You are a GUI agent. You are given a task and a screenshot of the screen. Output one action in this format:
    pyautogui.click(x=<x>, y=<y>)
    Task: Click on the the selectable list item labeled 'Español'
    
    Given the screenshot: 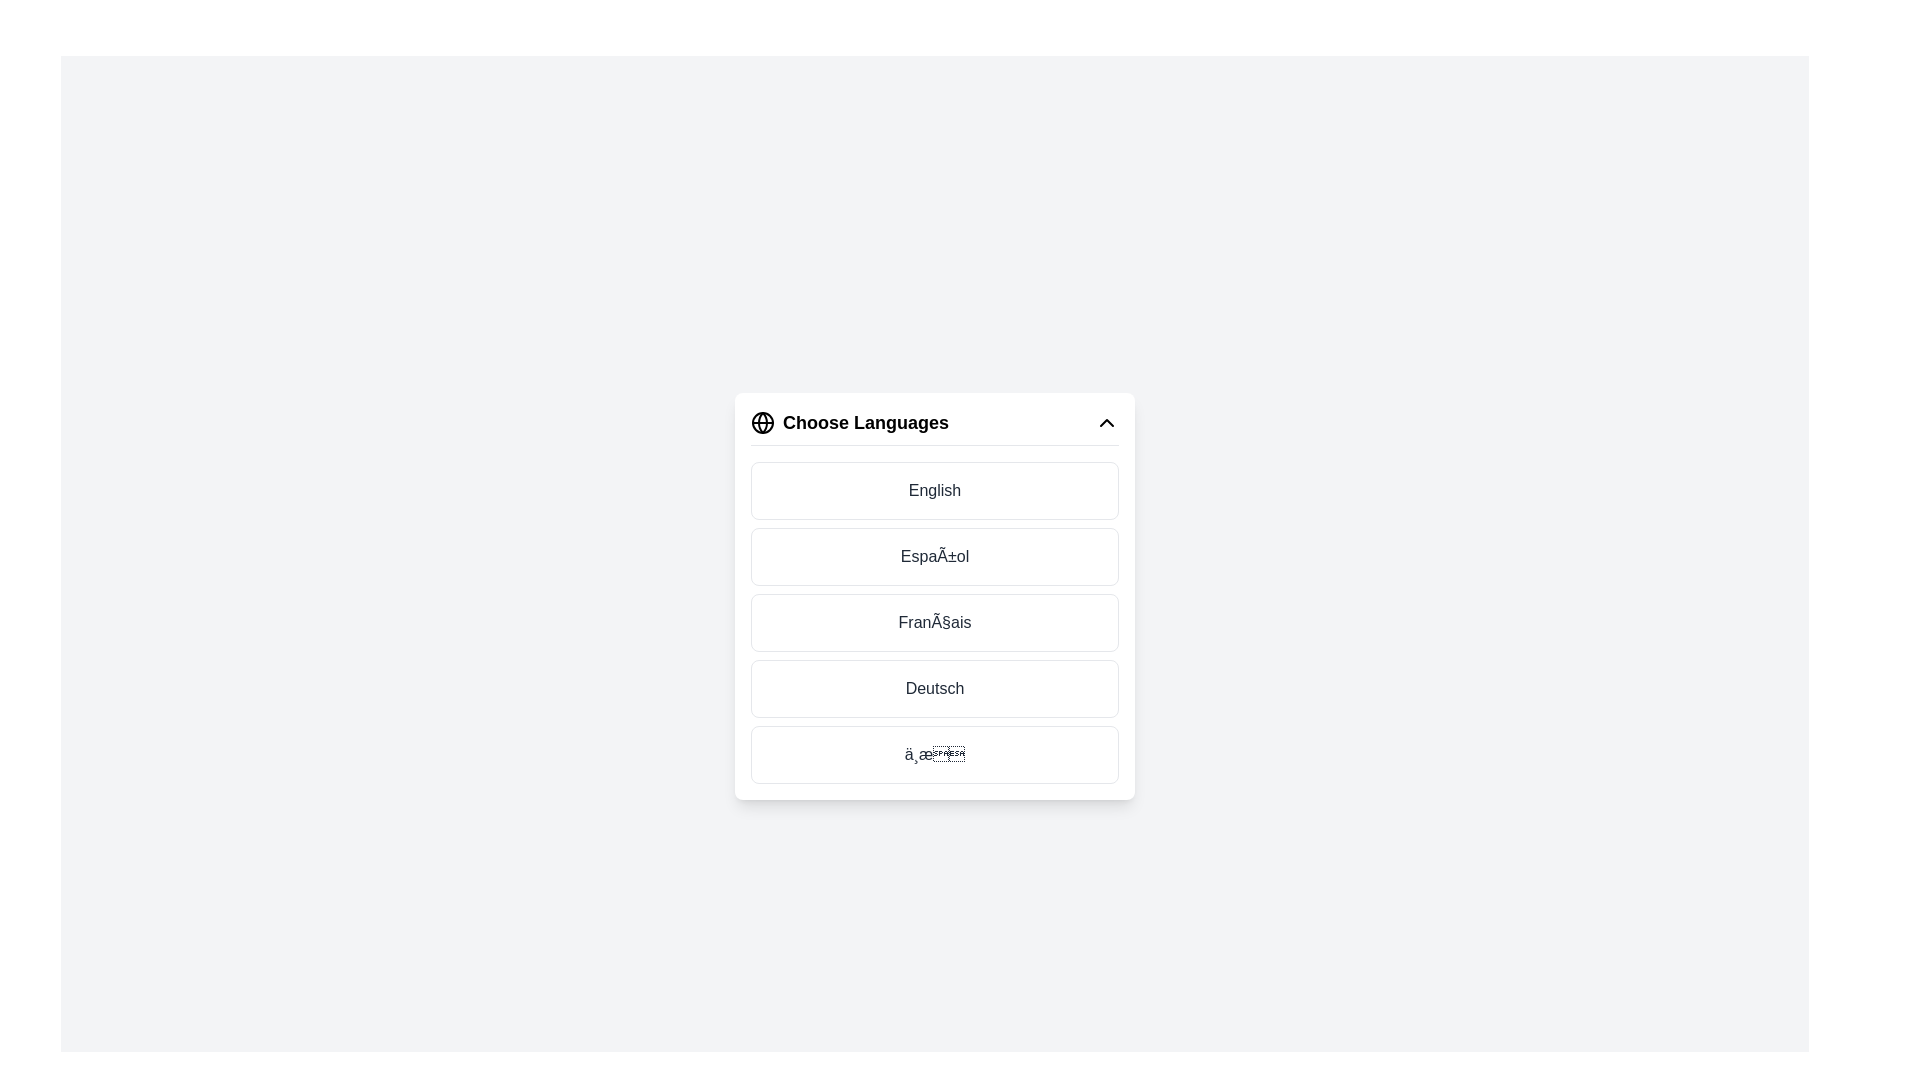 What is the action you would take?
    pyautogui.click(x=934, y=556)
    